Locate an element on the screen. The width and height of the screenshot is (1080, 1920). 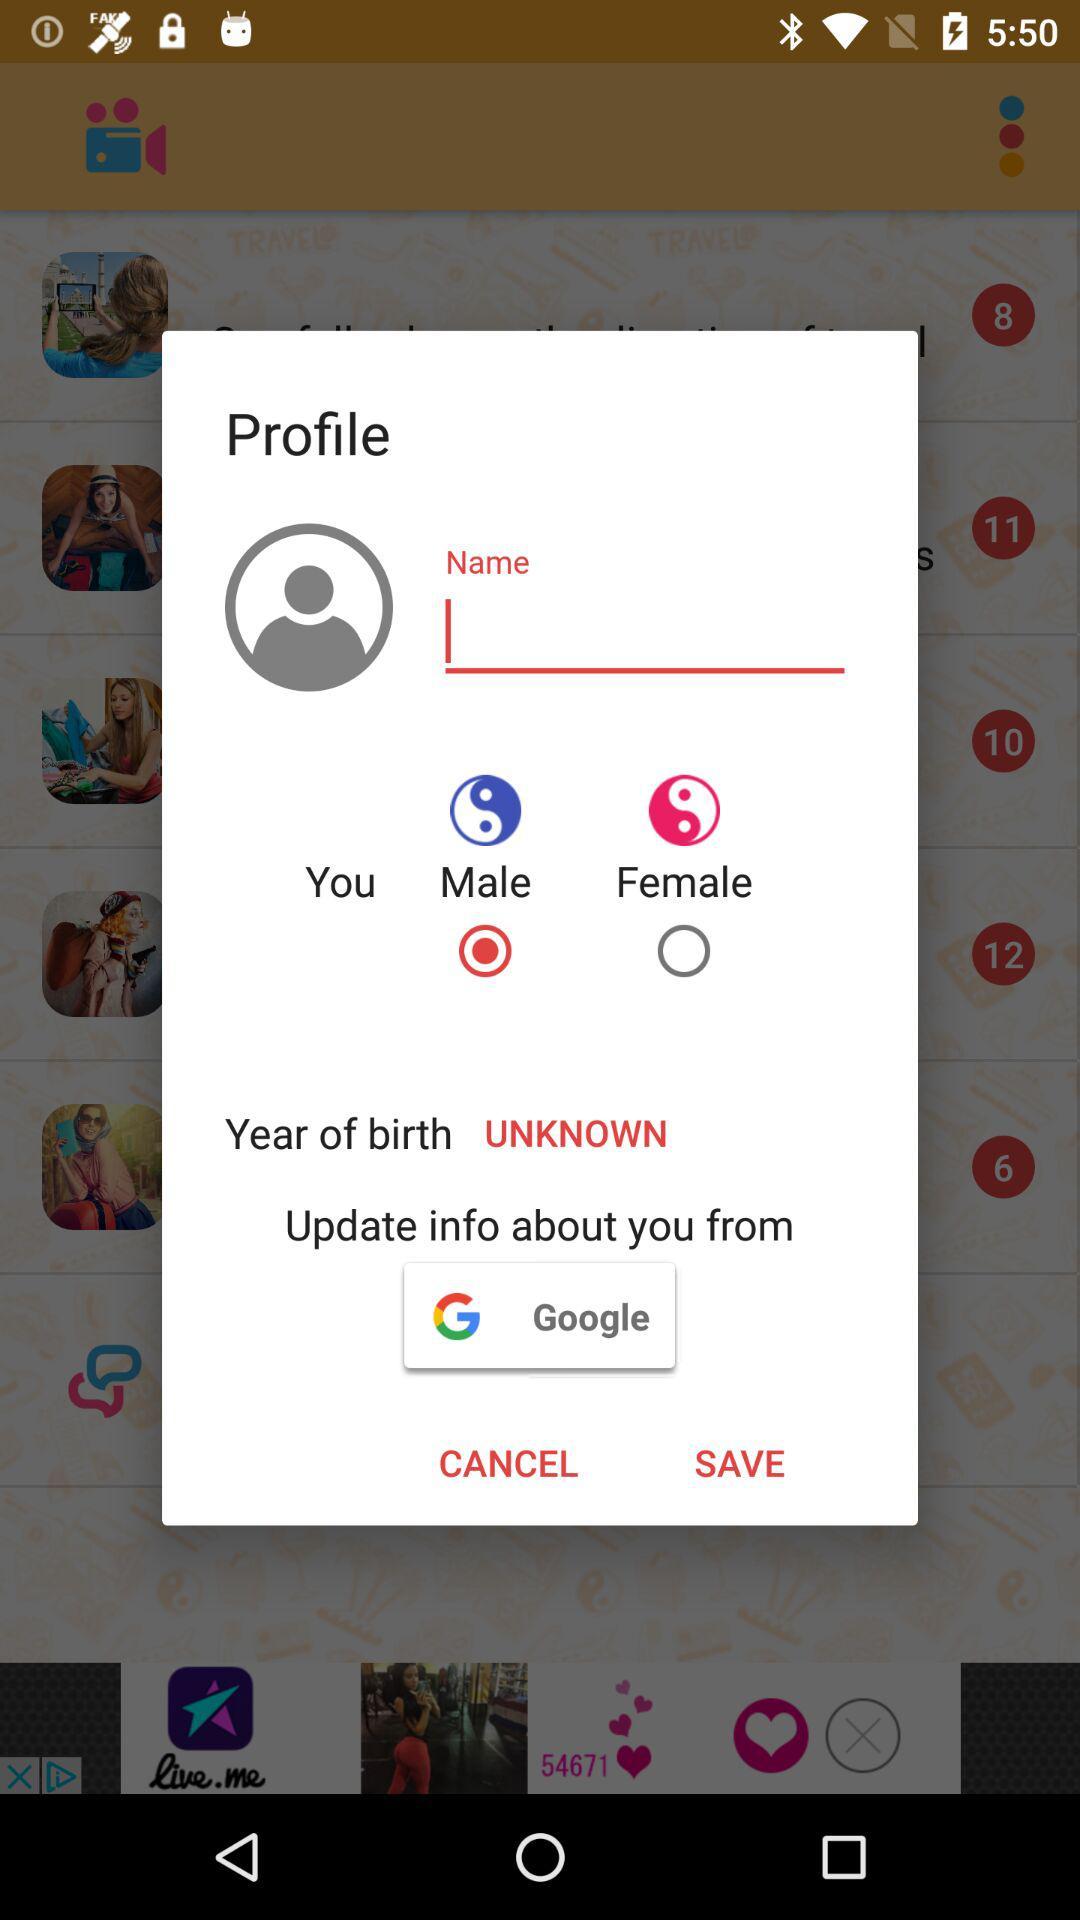
the google icon is located at coordinates (538, 1315).